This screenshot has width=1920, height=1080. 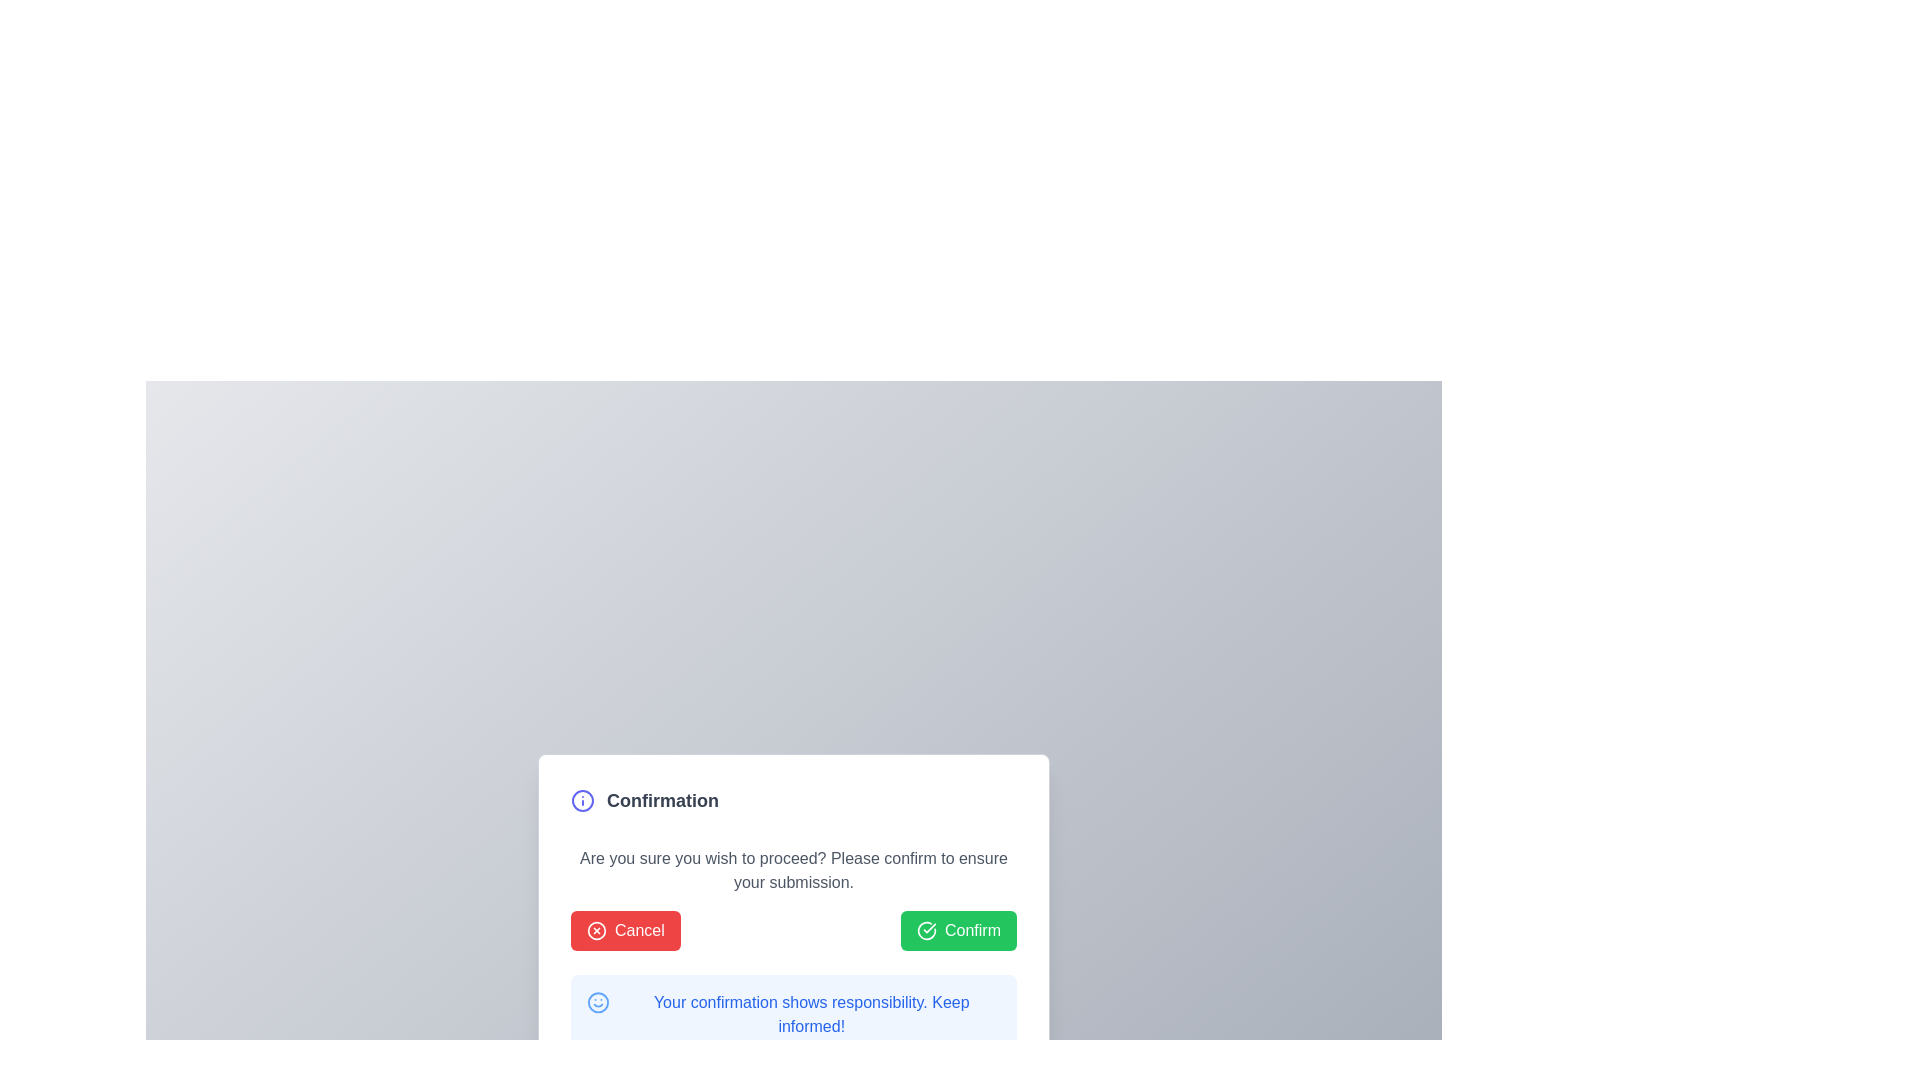 I want to click on the decorative icon positioned to the left of the text 'Your confirmation shows responsibility. Keep informed!', so click(x=597, y=1002).